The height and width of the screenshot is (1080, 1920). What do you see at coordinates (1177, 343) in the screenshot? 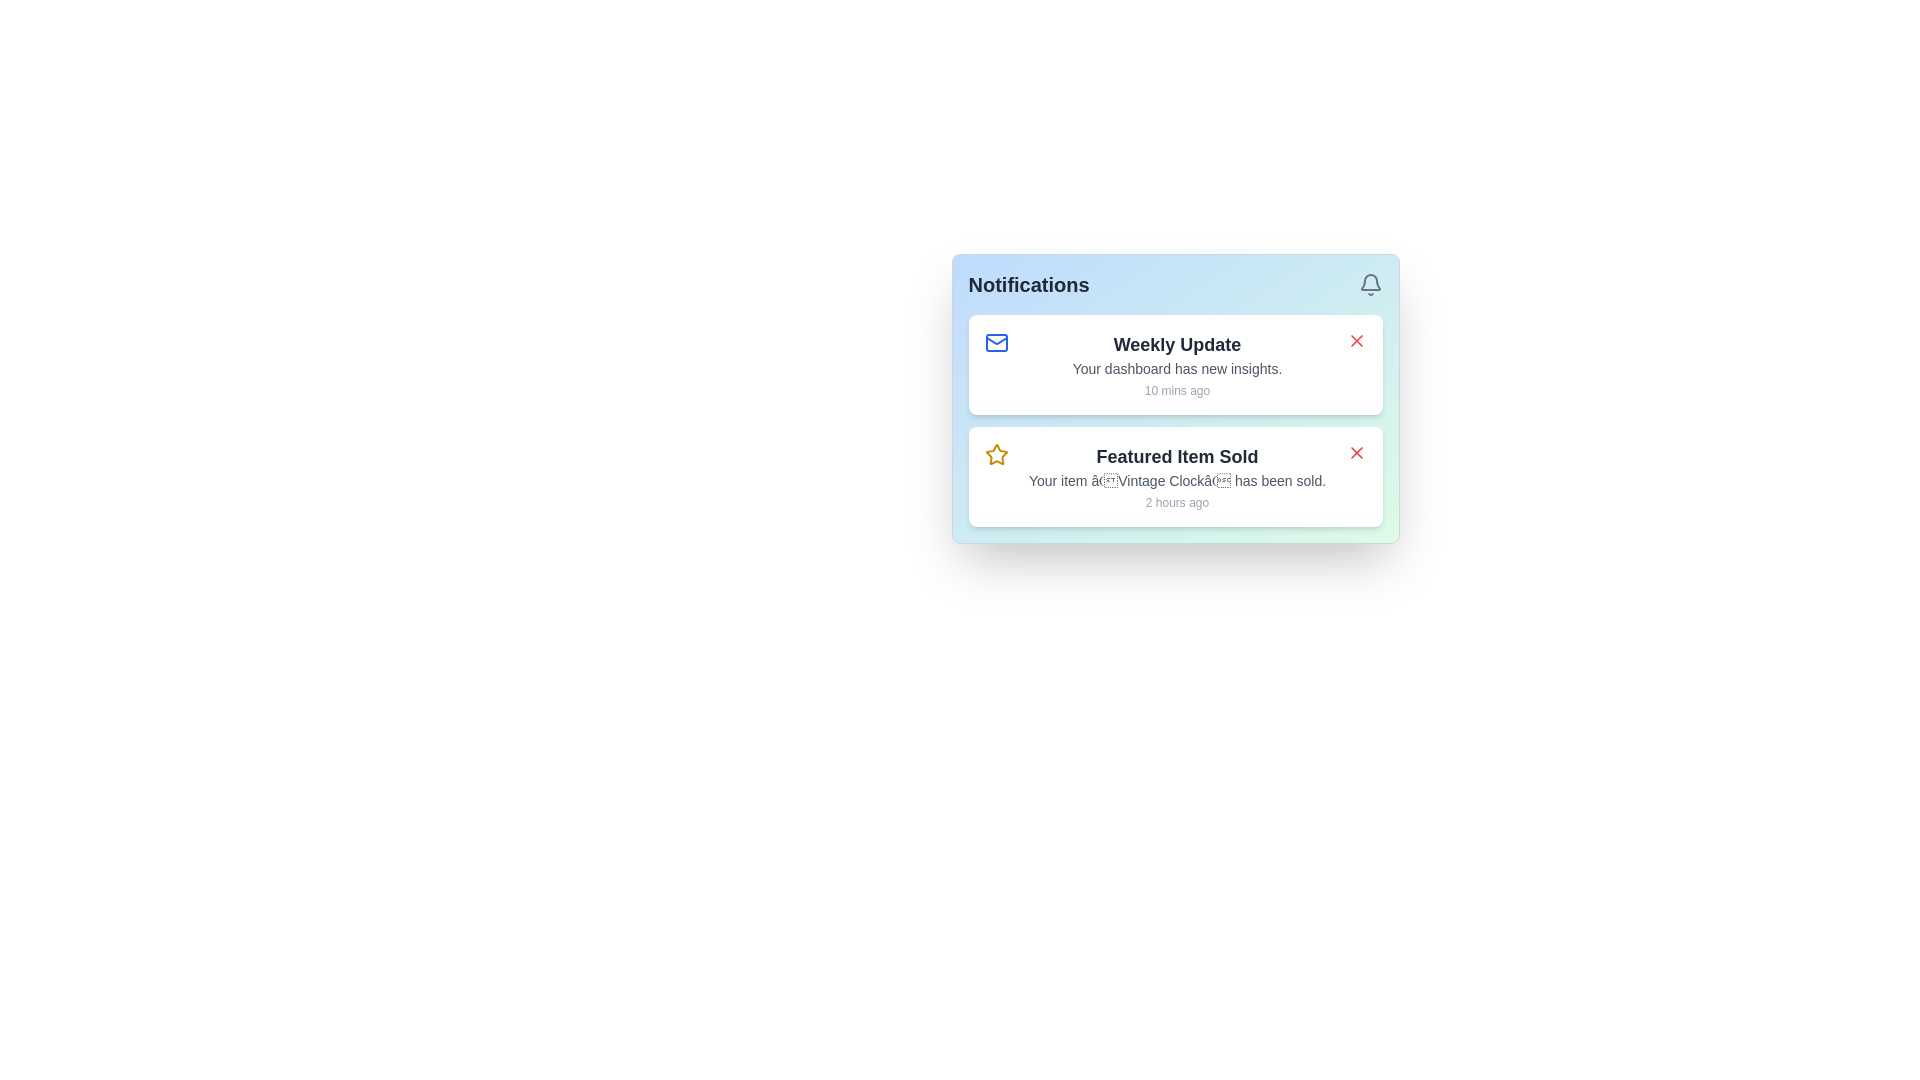
I see `title text of the first notification card located at the top section, which serves to indicate the main topic of the notification` at bounding box center [1177, 343].